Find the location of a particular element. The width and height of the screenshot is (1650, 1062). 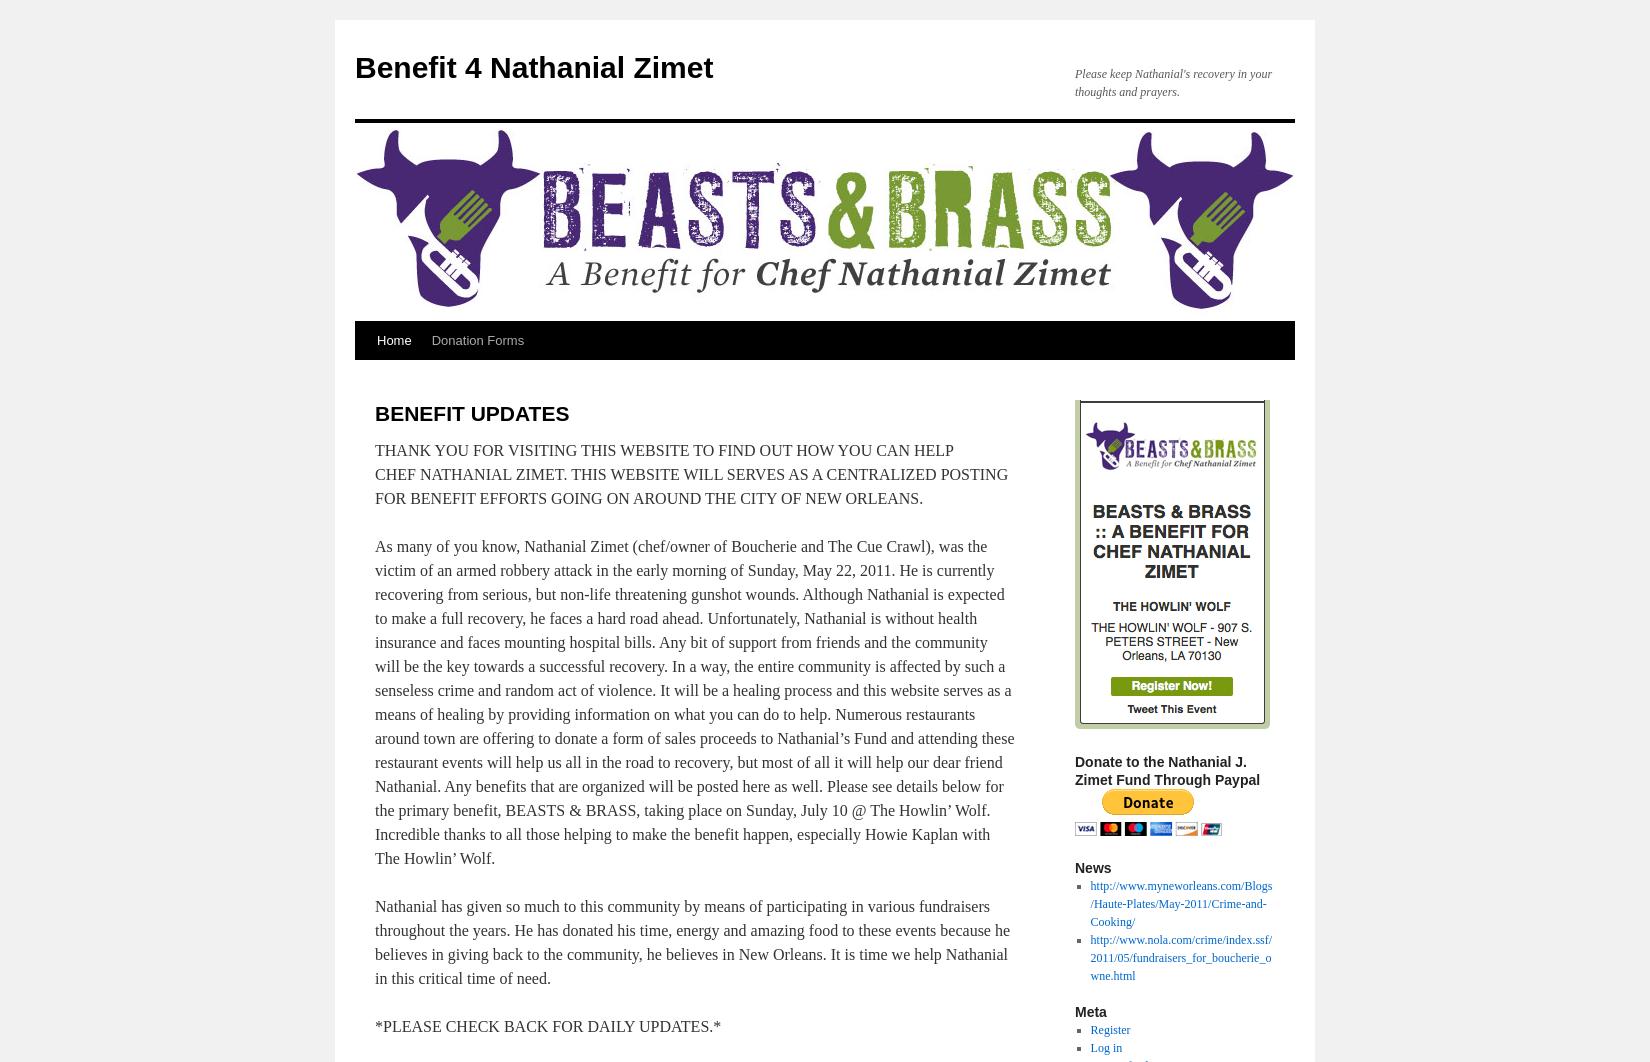

'http://www.myneworleans.com/Blogs/Haute-Plates/May-2011/Crime-and-Cooking/' is located at coordinates (1089, 902).